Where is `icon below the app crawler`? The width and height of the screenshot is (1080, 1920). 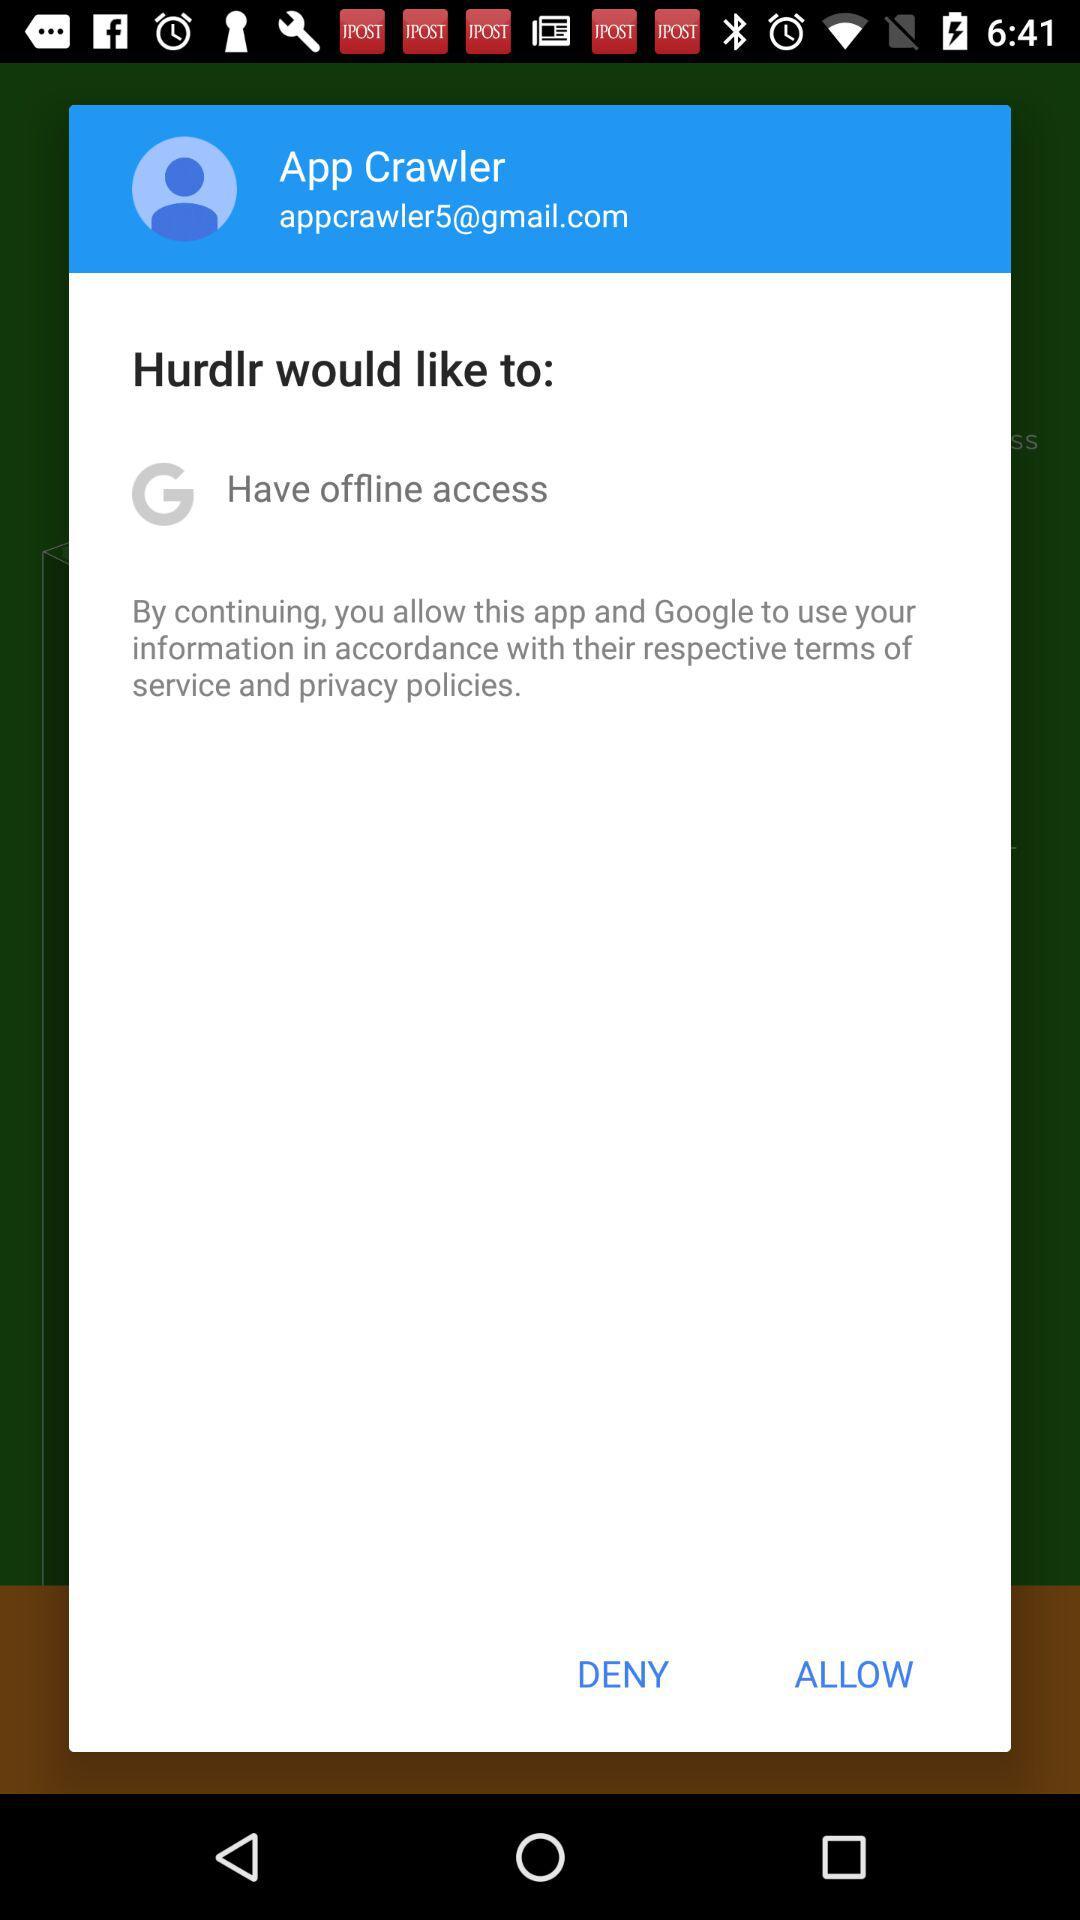
icon below the app crawler is located at coordinates (454, 214).